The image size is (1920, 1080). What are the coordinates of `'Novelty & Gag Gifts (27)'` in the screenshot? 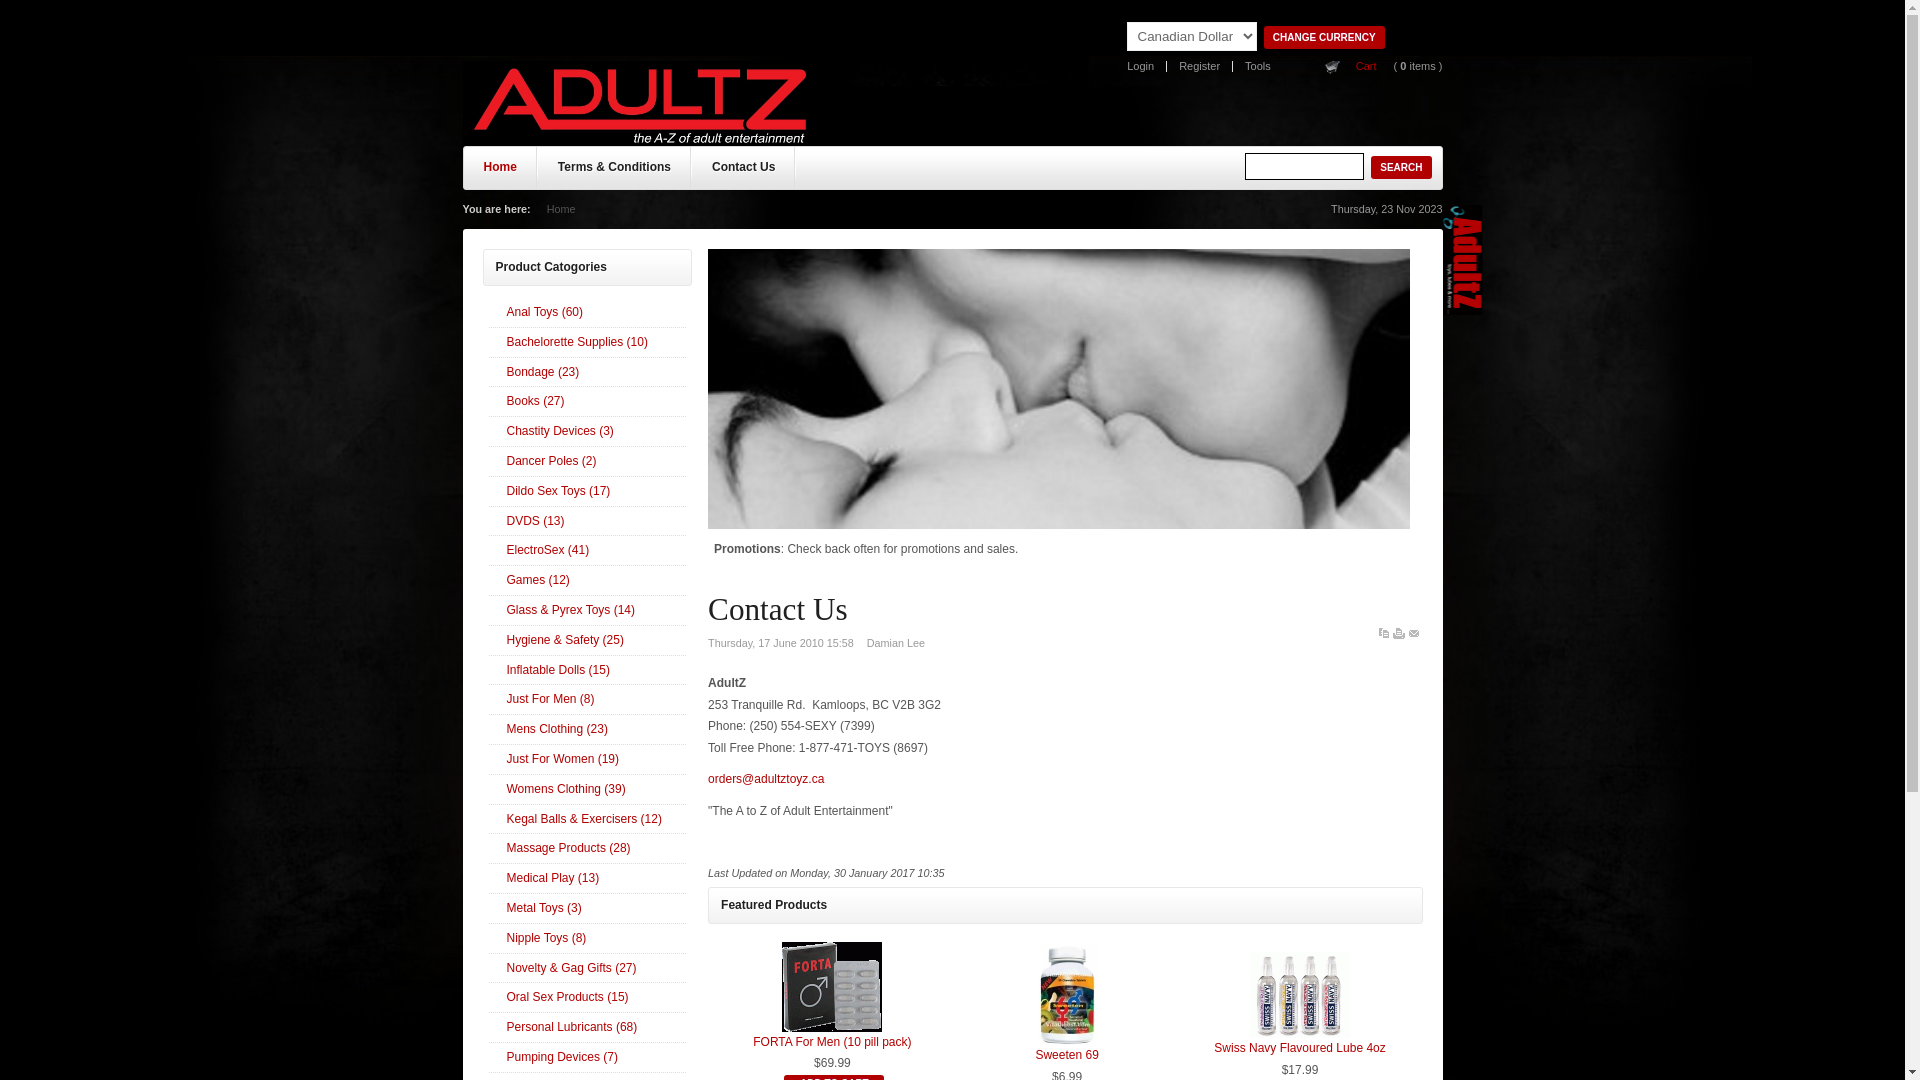 It's located at (585, 967).